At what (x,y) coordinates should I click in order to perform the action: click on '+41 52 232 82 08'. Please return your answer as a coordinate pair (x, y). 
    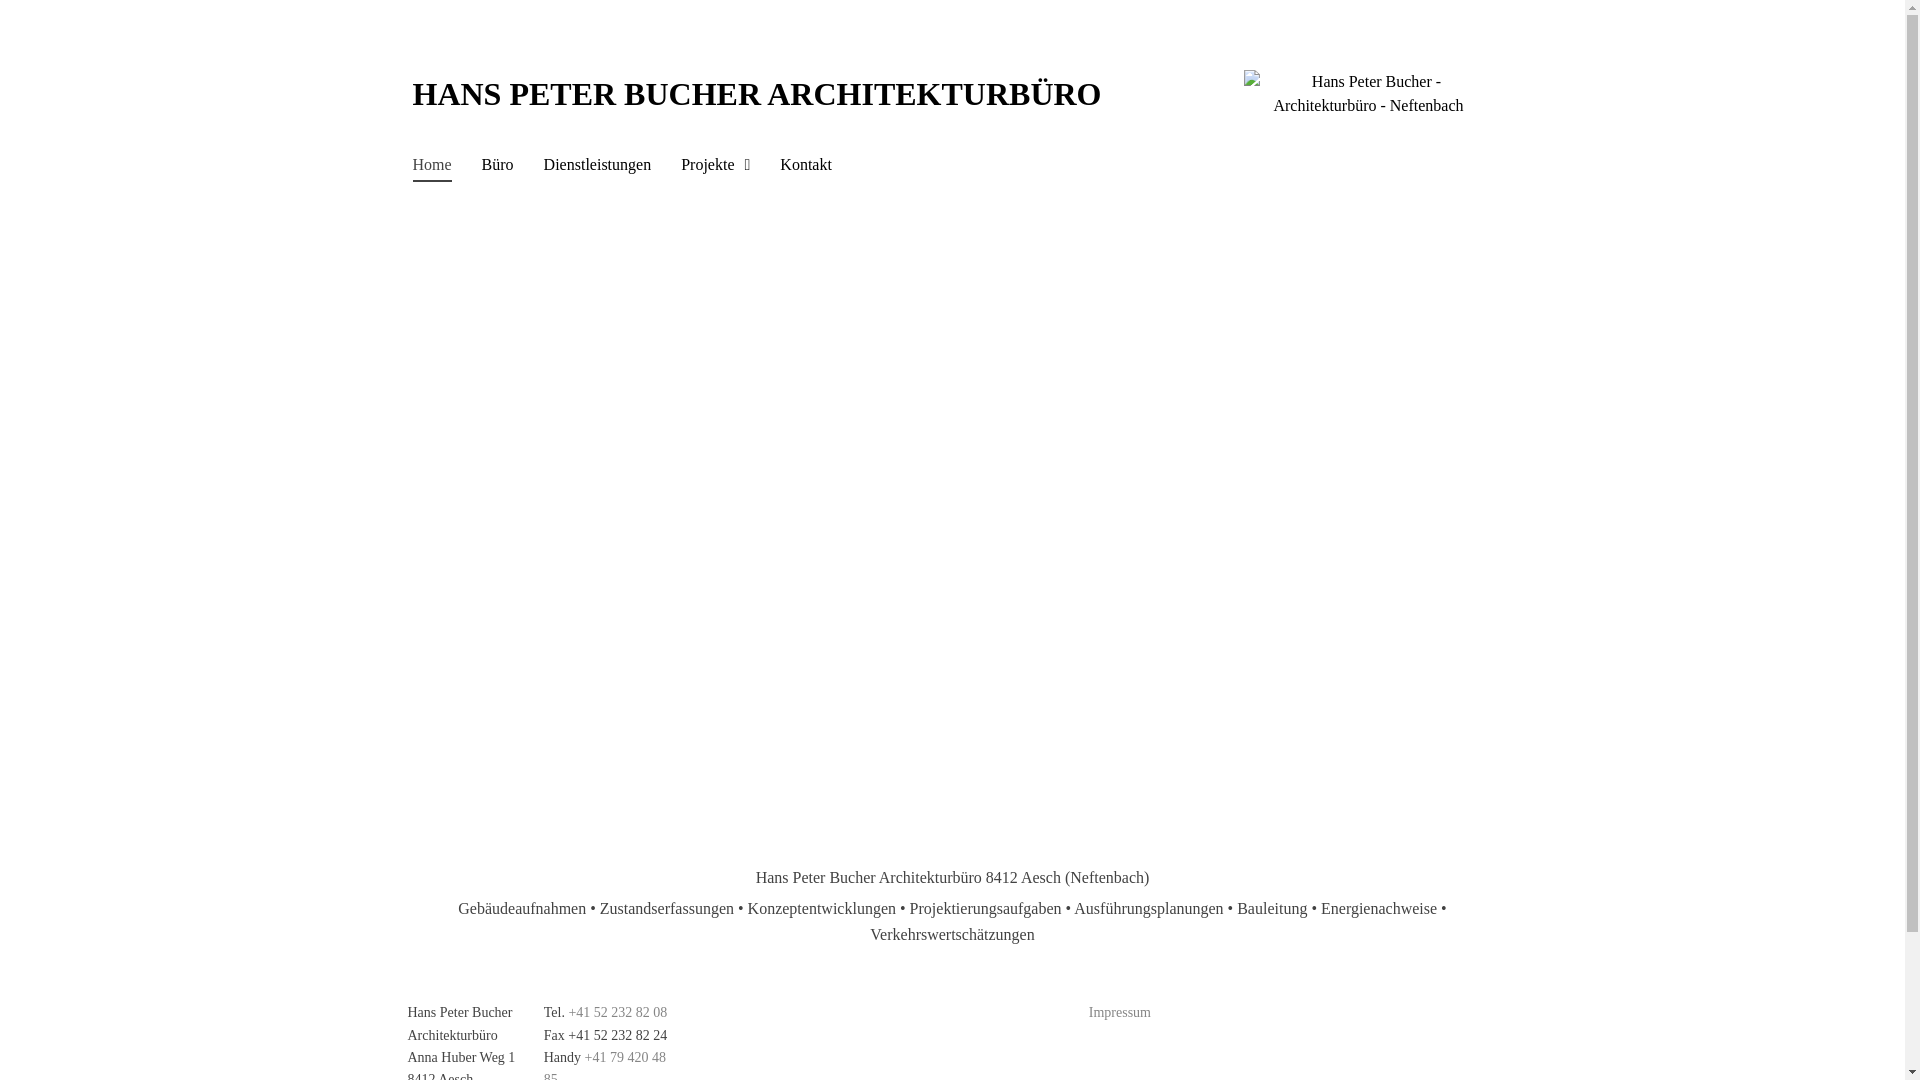
    Looking at the image, I should click on (616, 1012).